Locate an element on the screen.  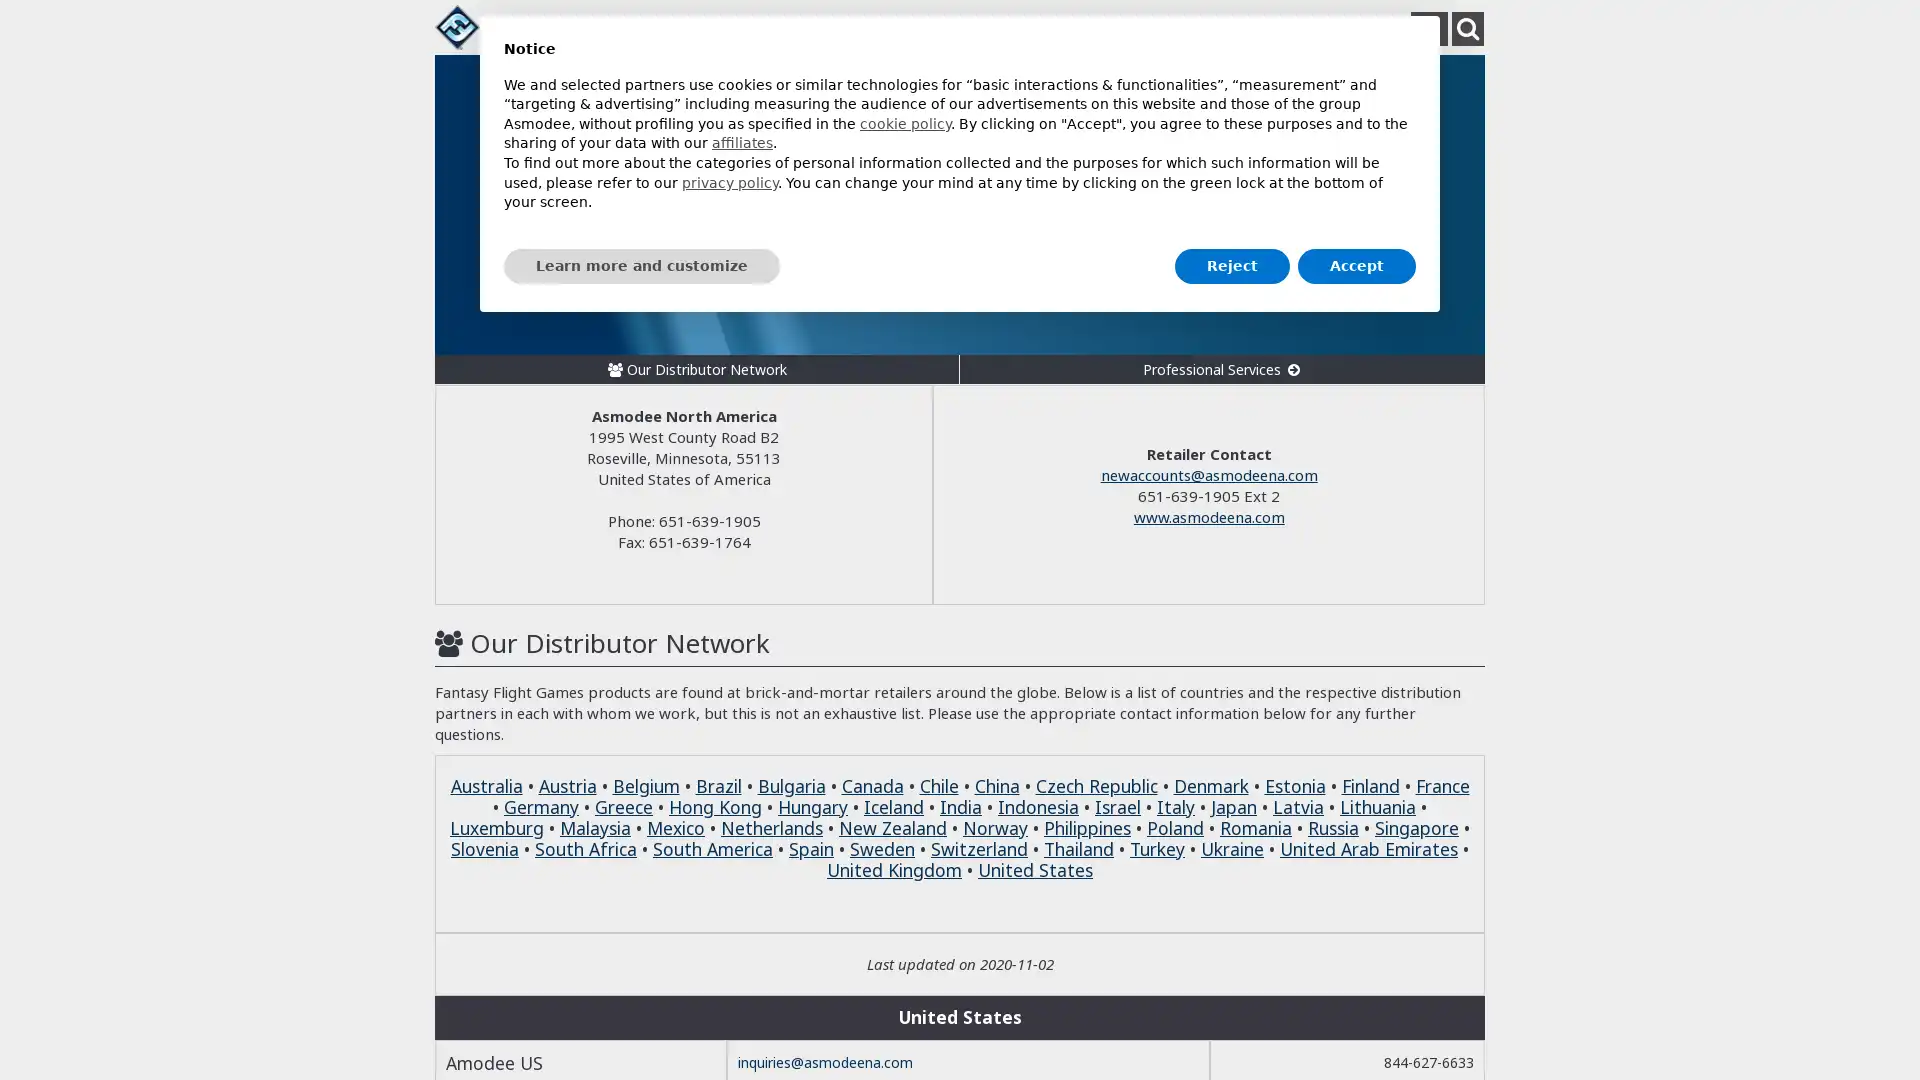
Accept is located at coordinates (1357, 265).